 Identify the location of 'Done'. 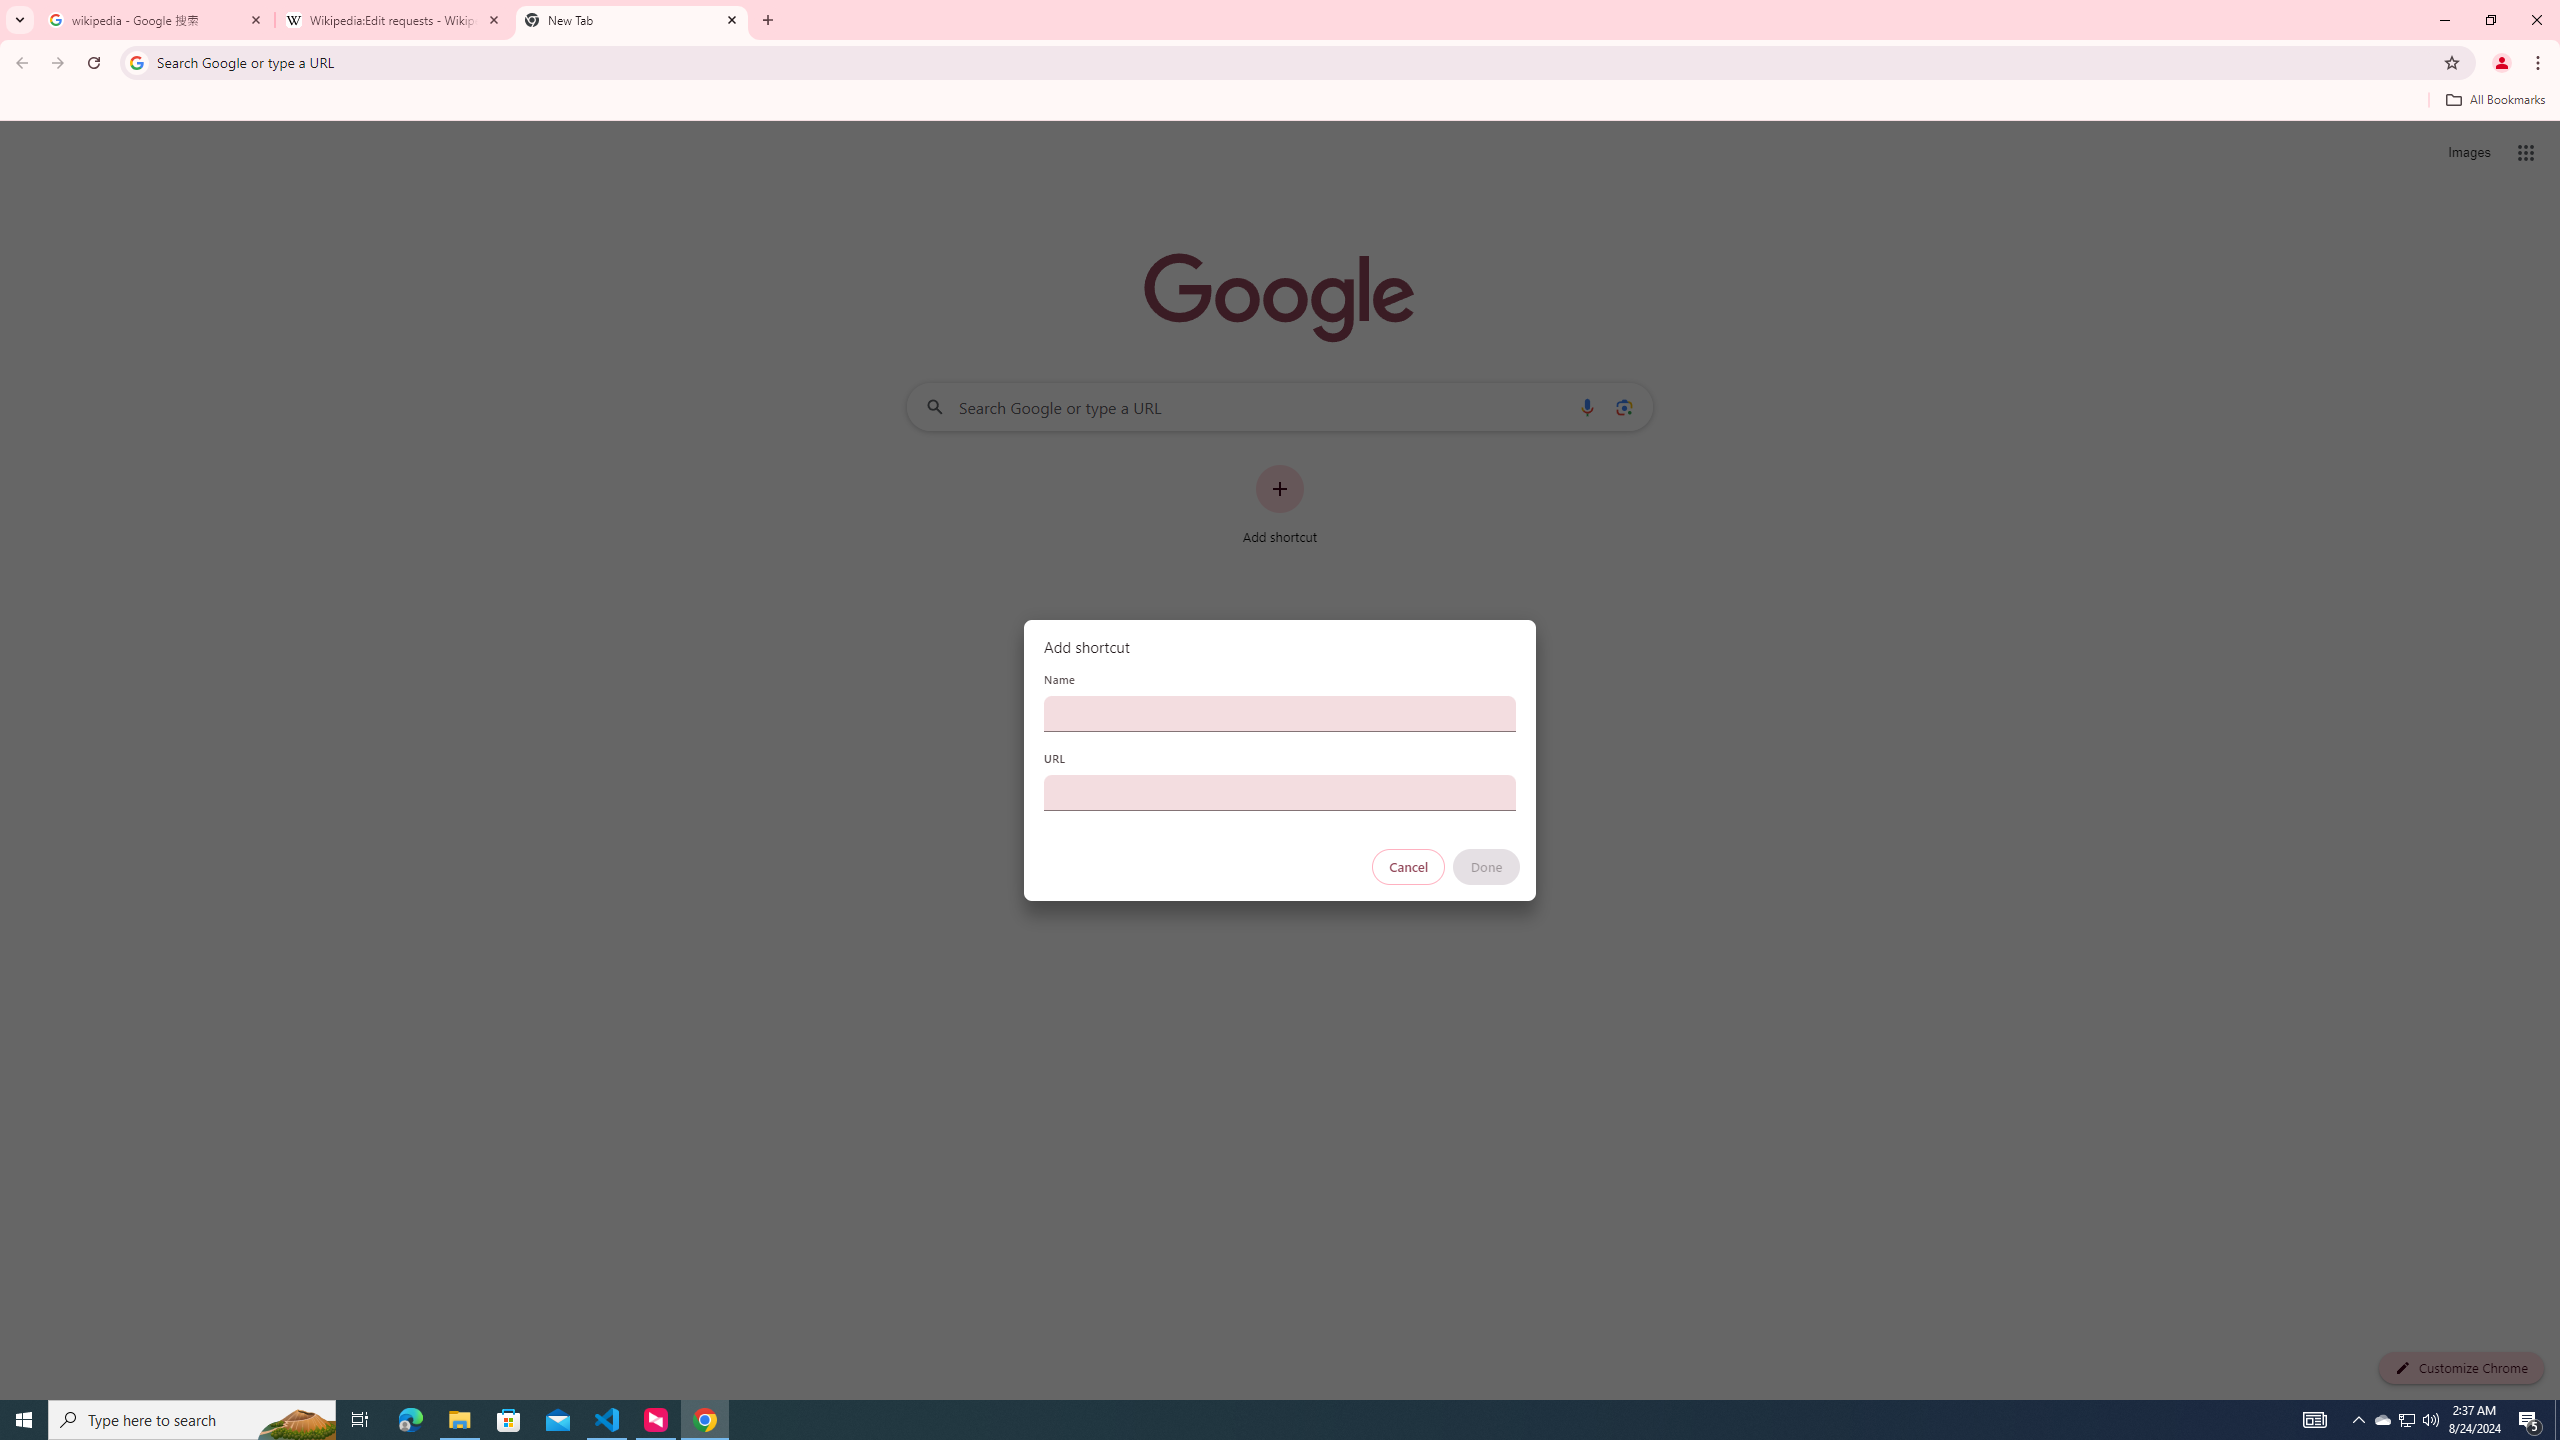
(1487, 866).